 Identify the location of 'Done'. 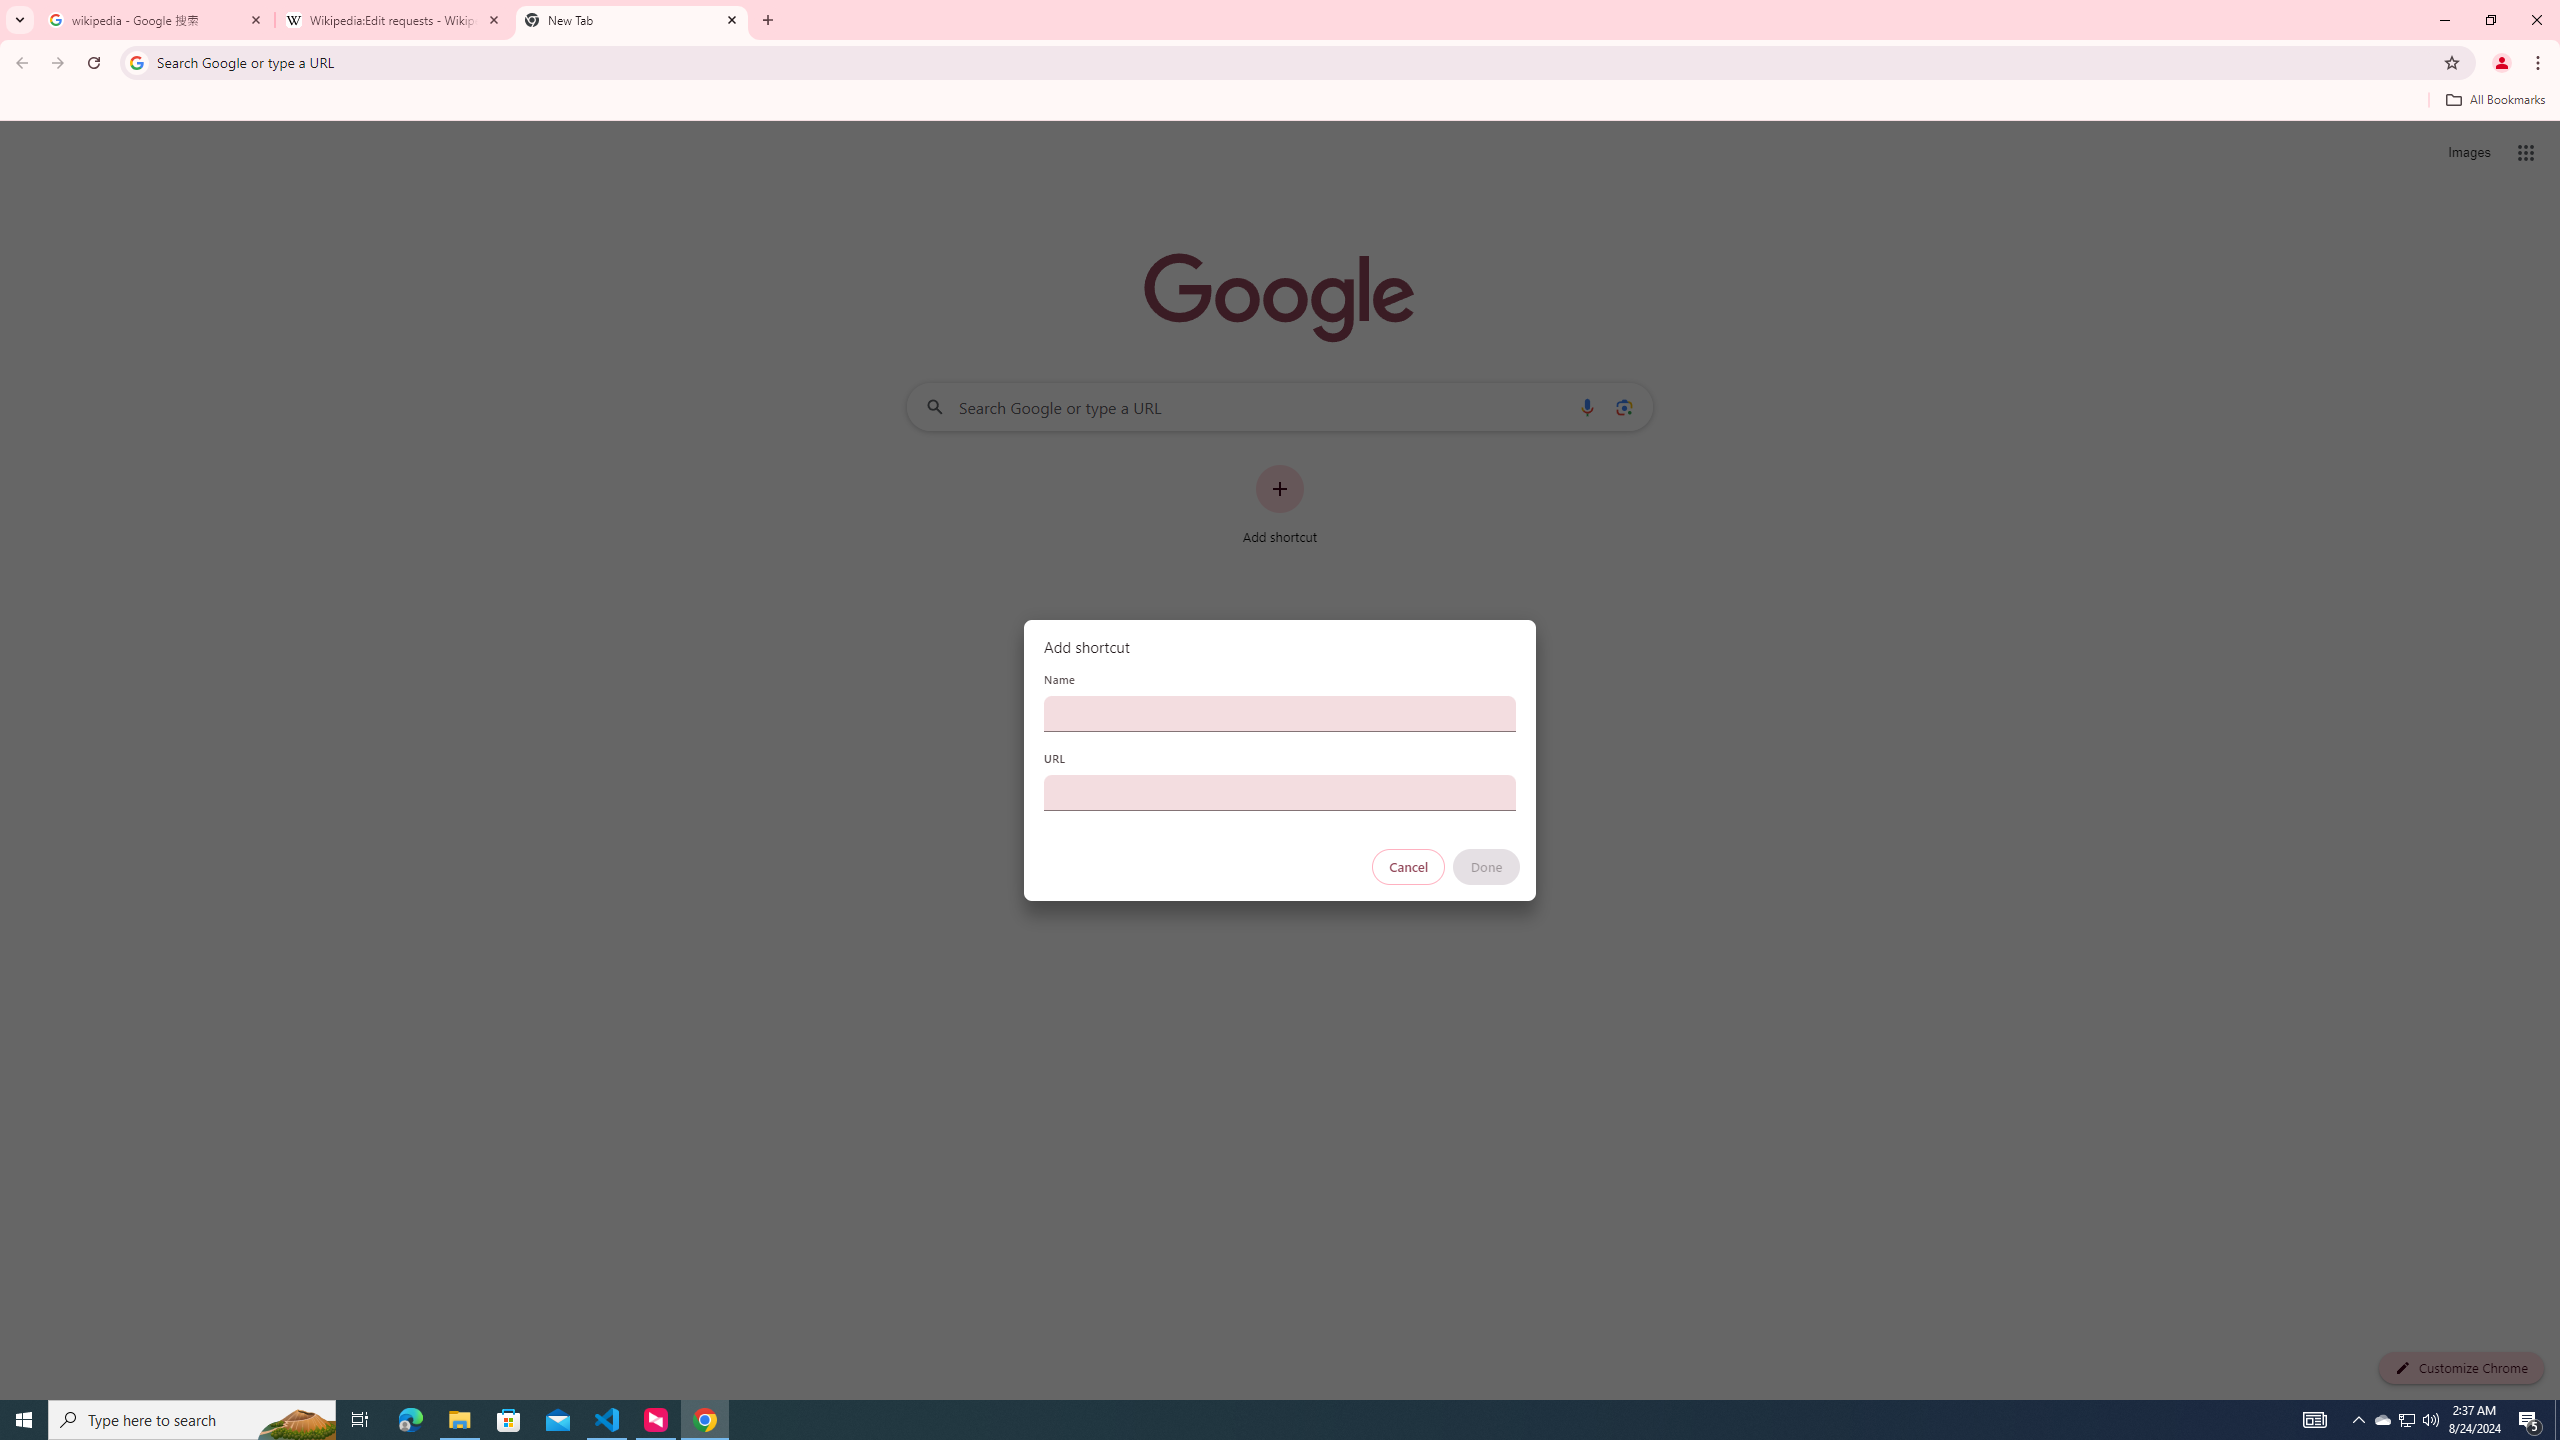
(1487, 866).